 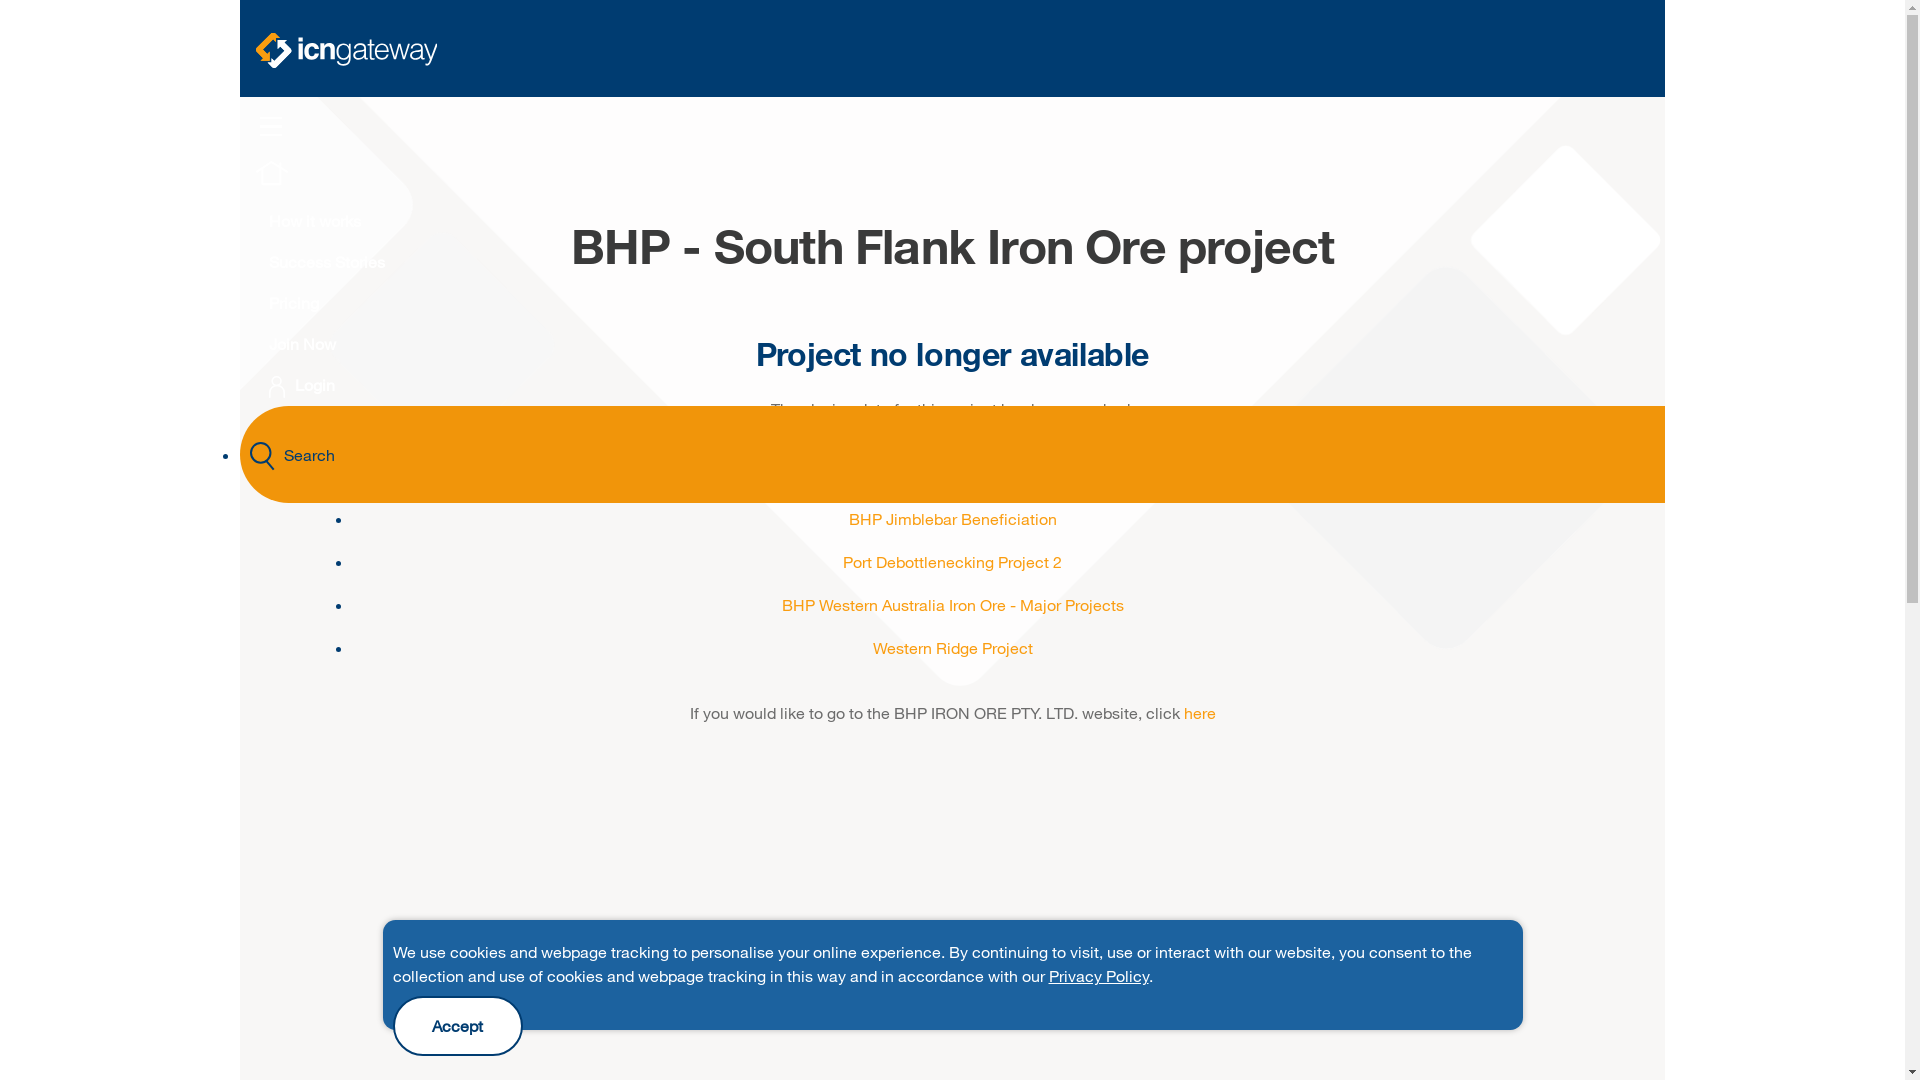 I want to click on 'Pricing', so click(x=243, y=302).